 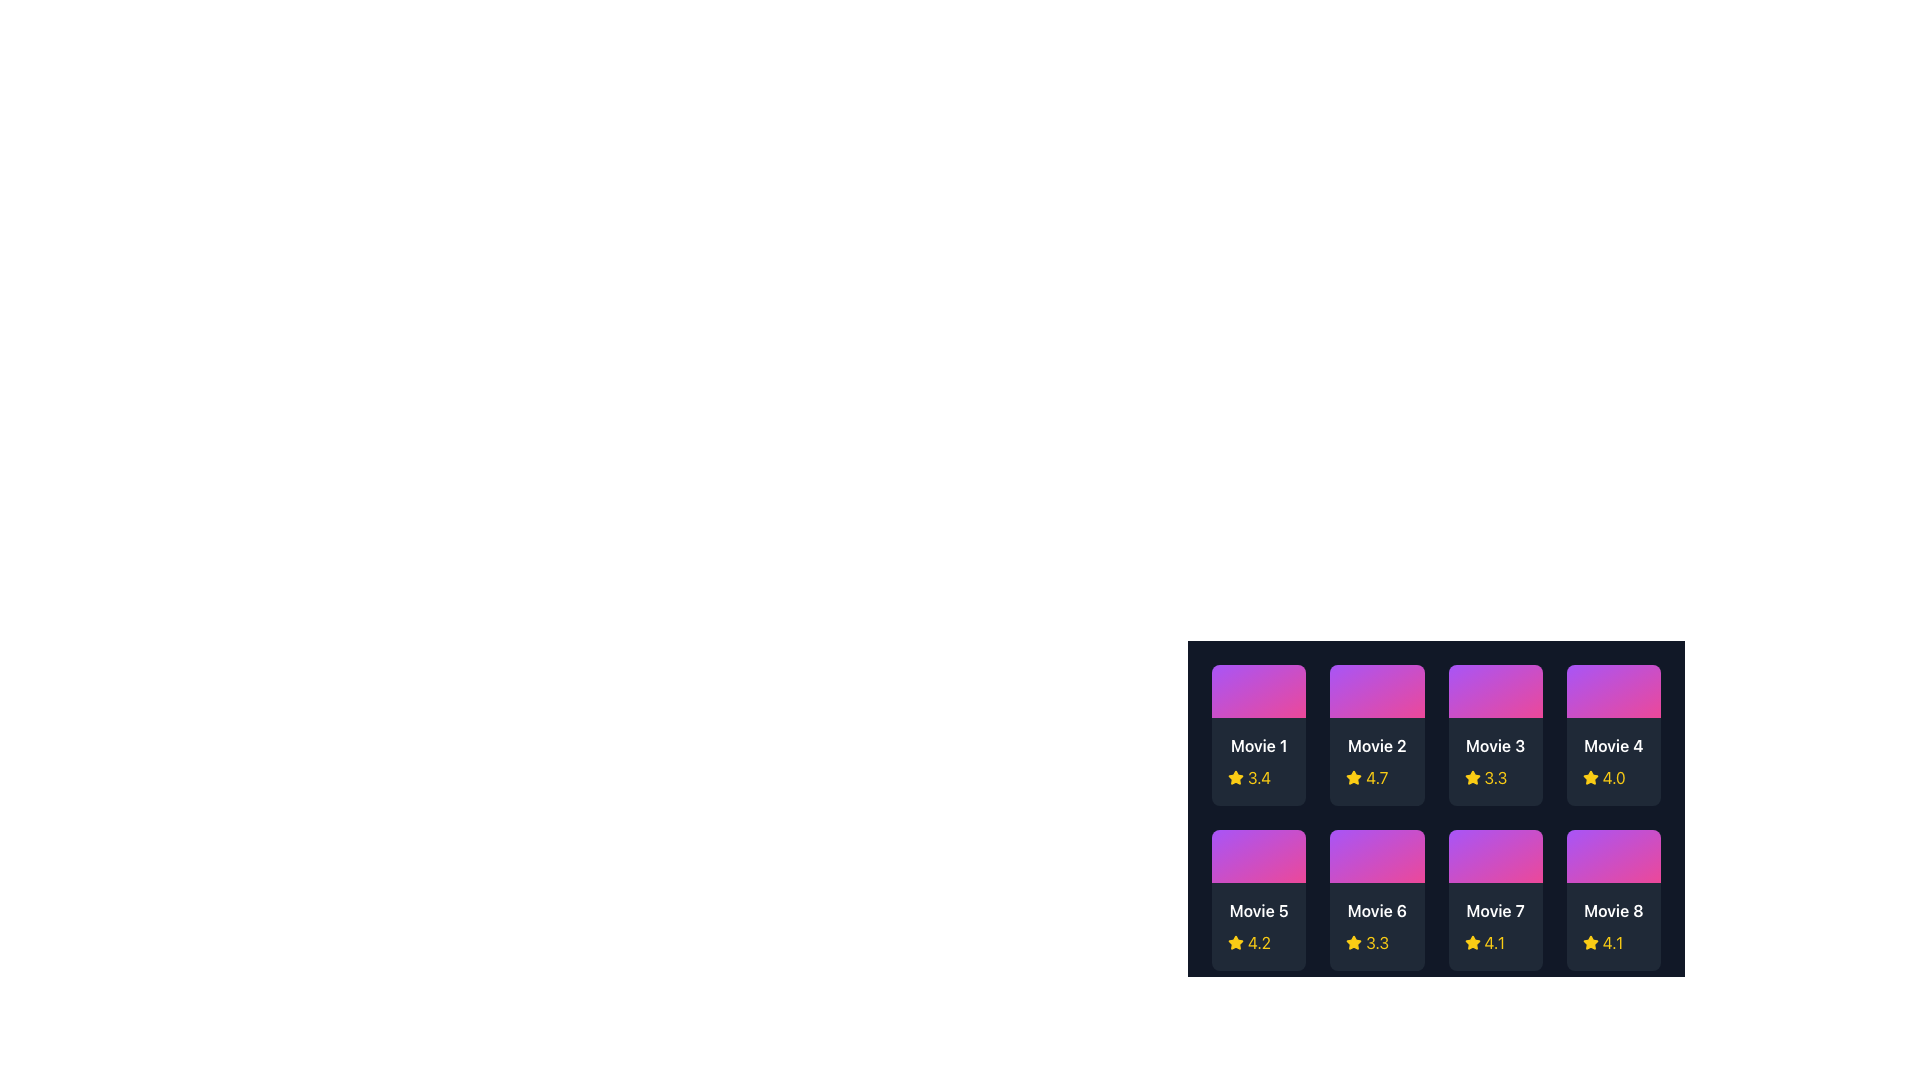 I want to click on the star icon representing the rating for 'Movie 1', which is adjacent to the numeric rating '3.4', so click(x=1235, y=777).